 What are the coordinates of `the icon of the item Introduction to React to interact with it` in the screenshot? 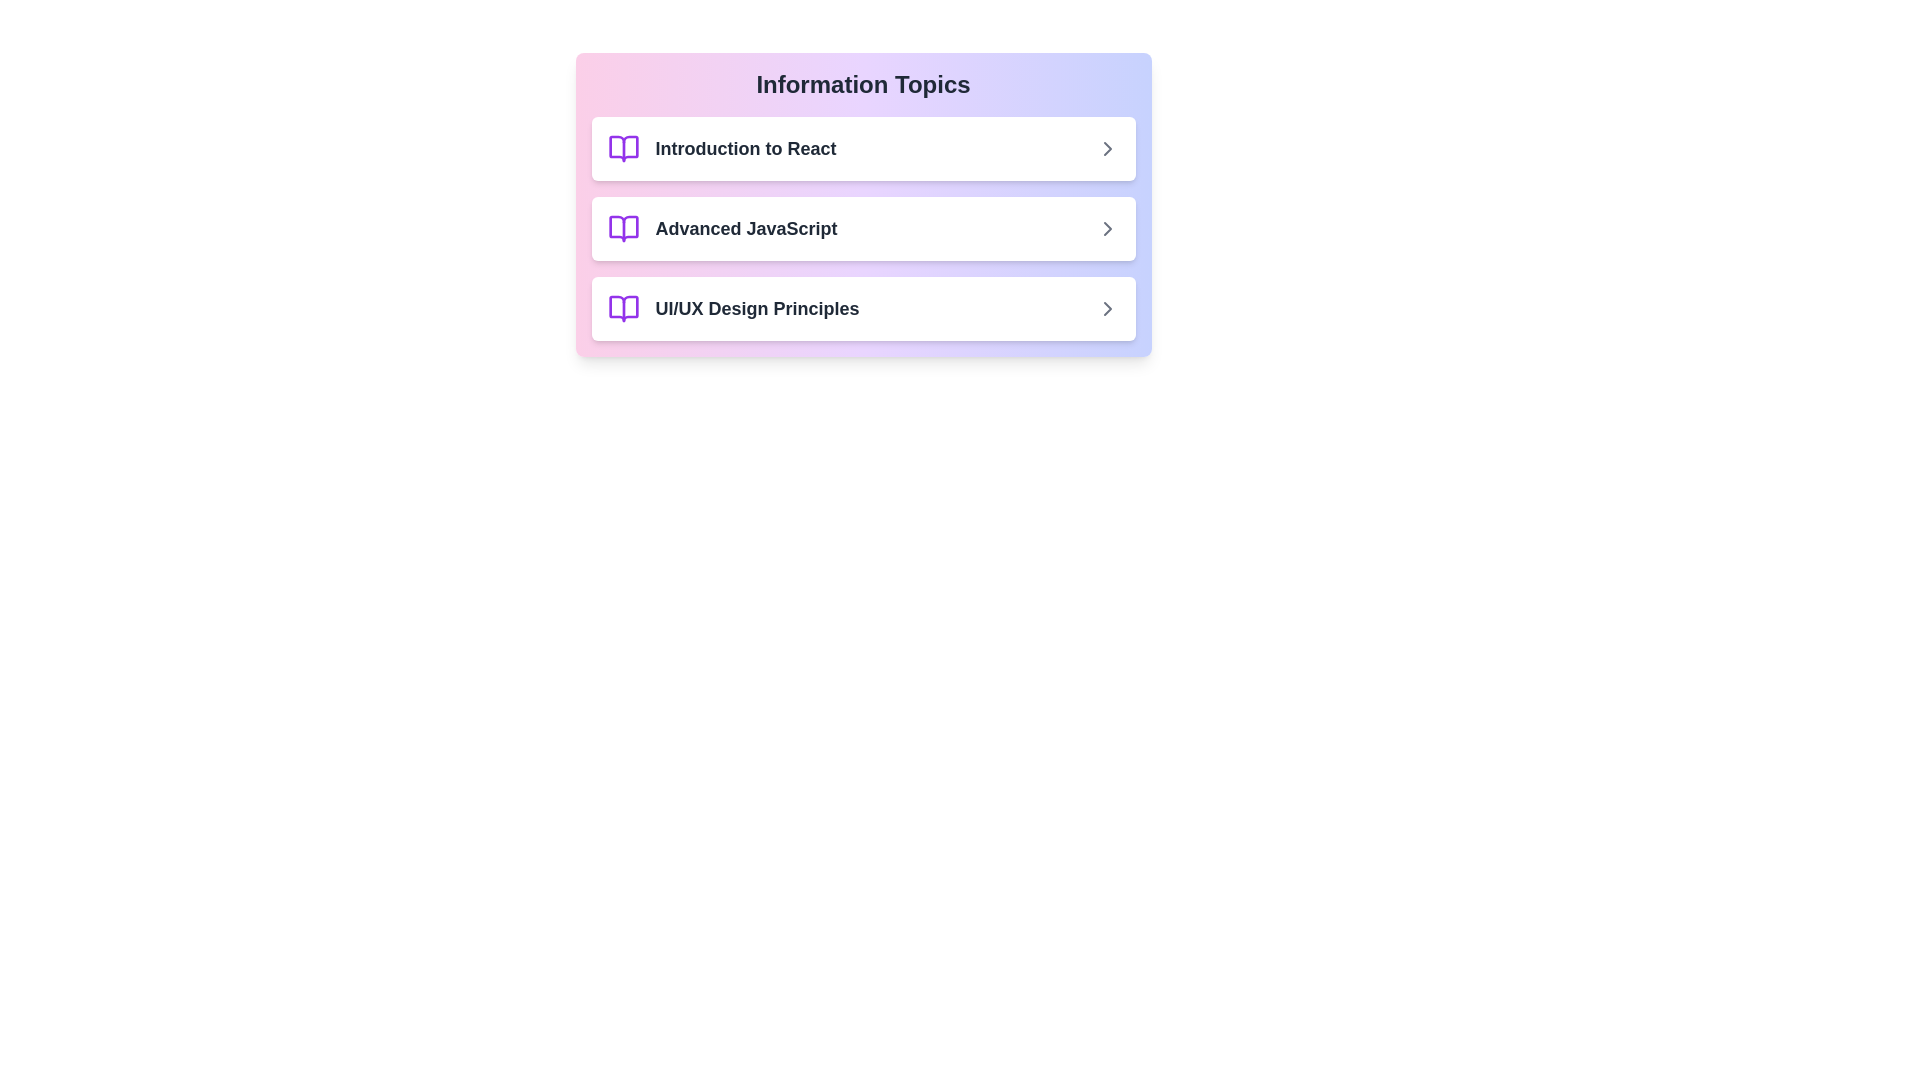 It's located at (622, 148).